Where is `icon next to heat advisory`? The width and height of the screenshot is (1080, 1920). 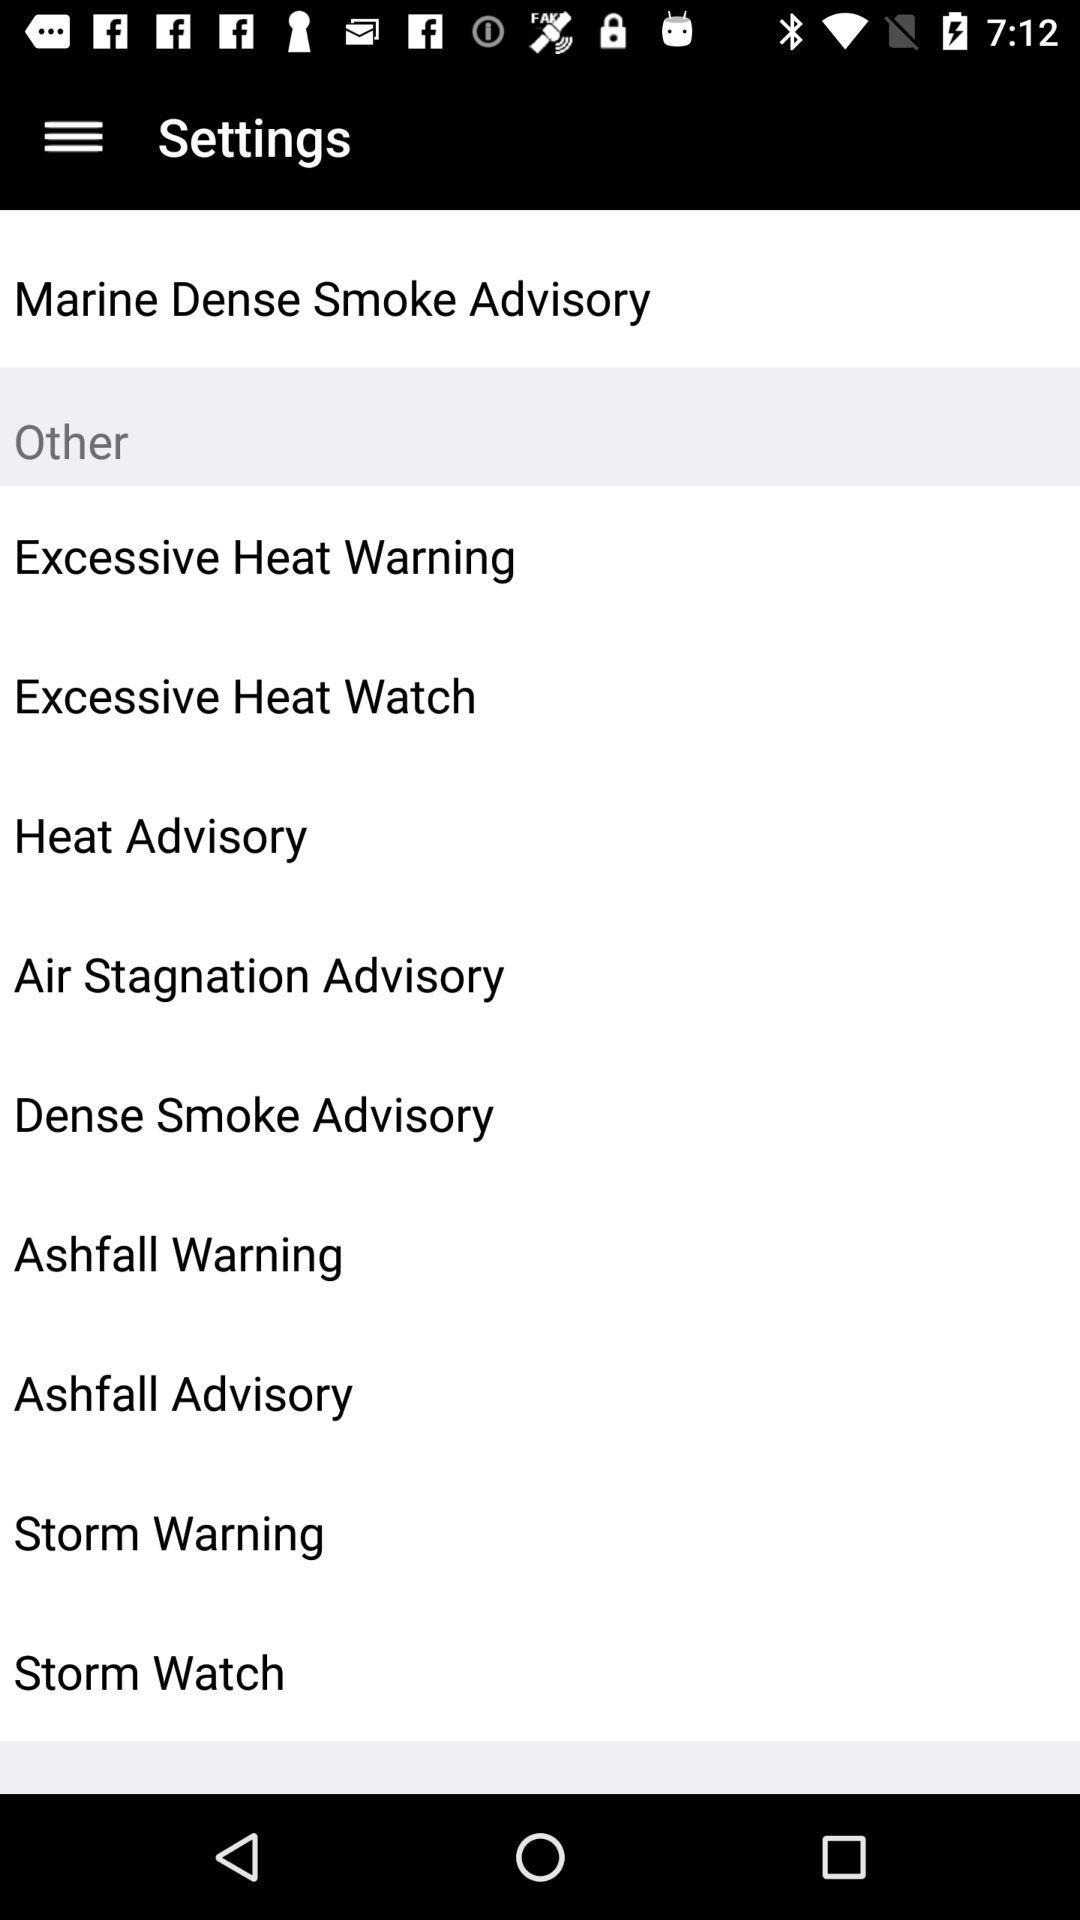 icon next to heat advisory is located at coordinates (1017, 834).